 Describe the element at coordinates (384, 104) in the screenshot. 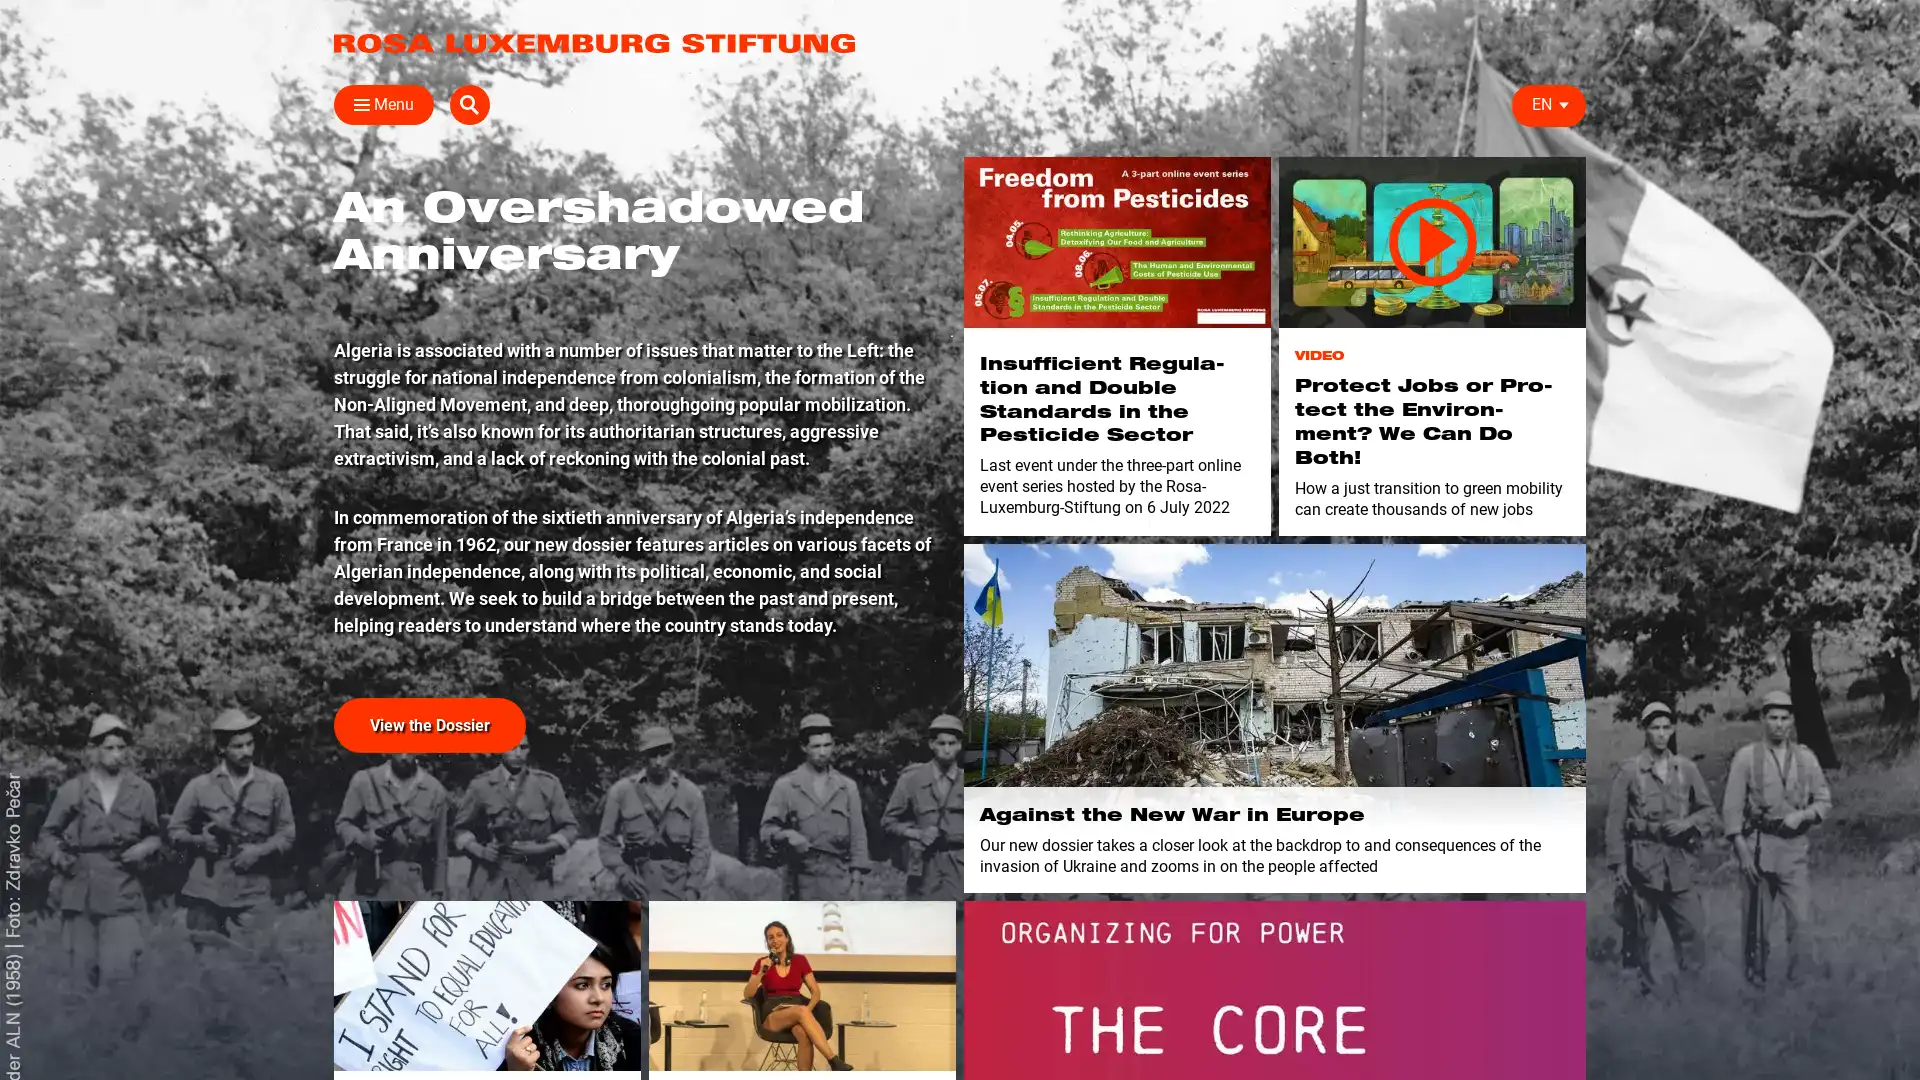

I see `Menu` at that location.